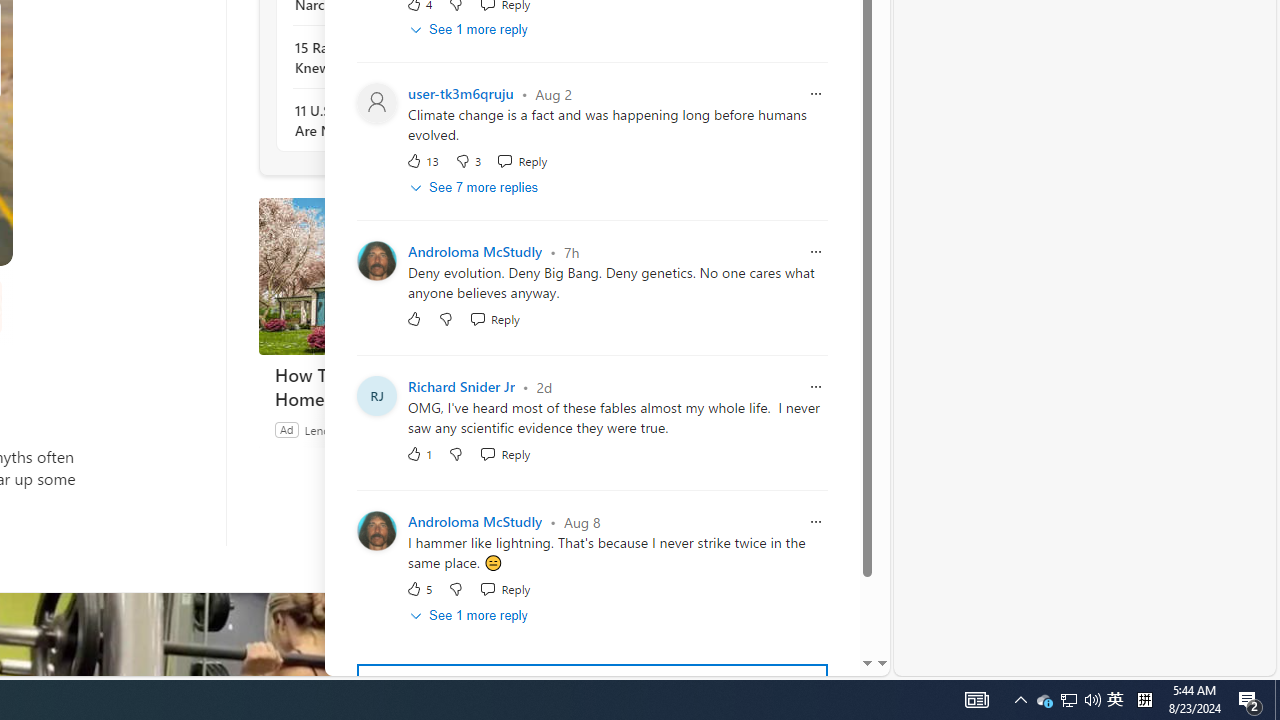  I want to click on 'user-tk3m6qruju', so click(460, 94).